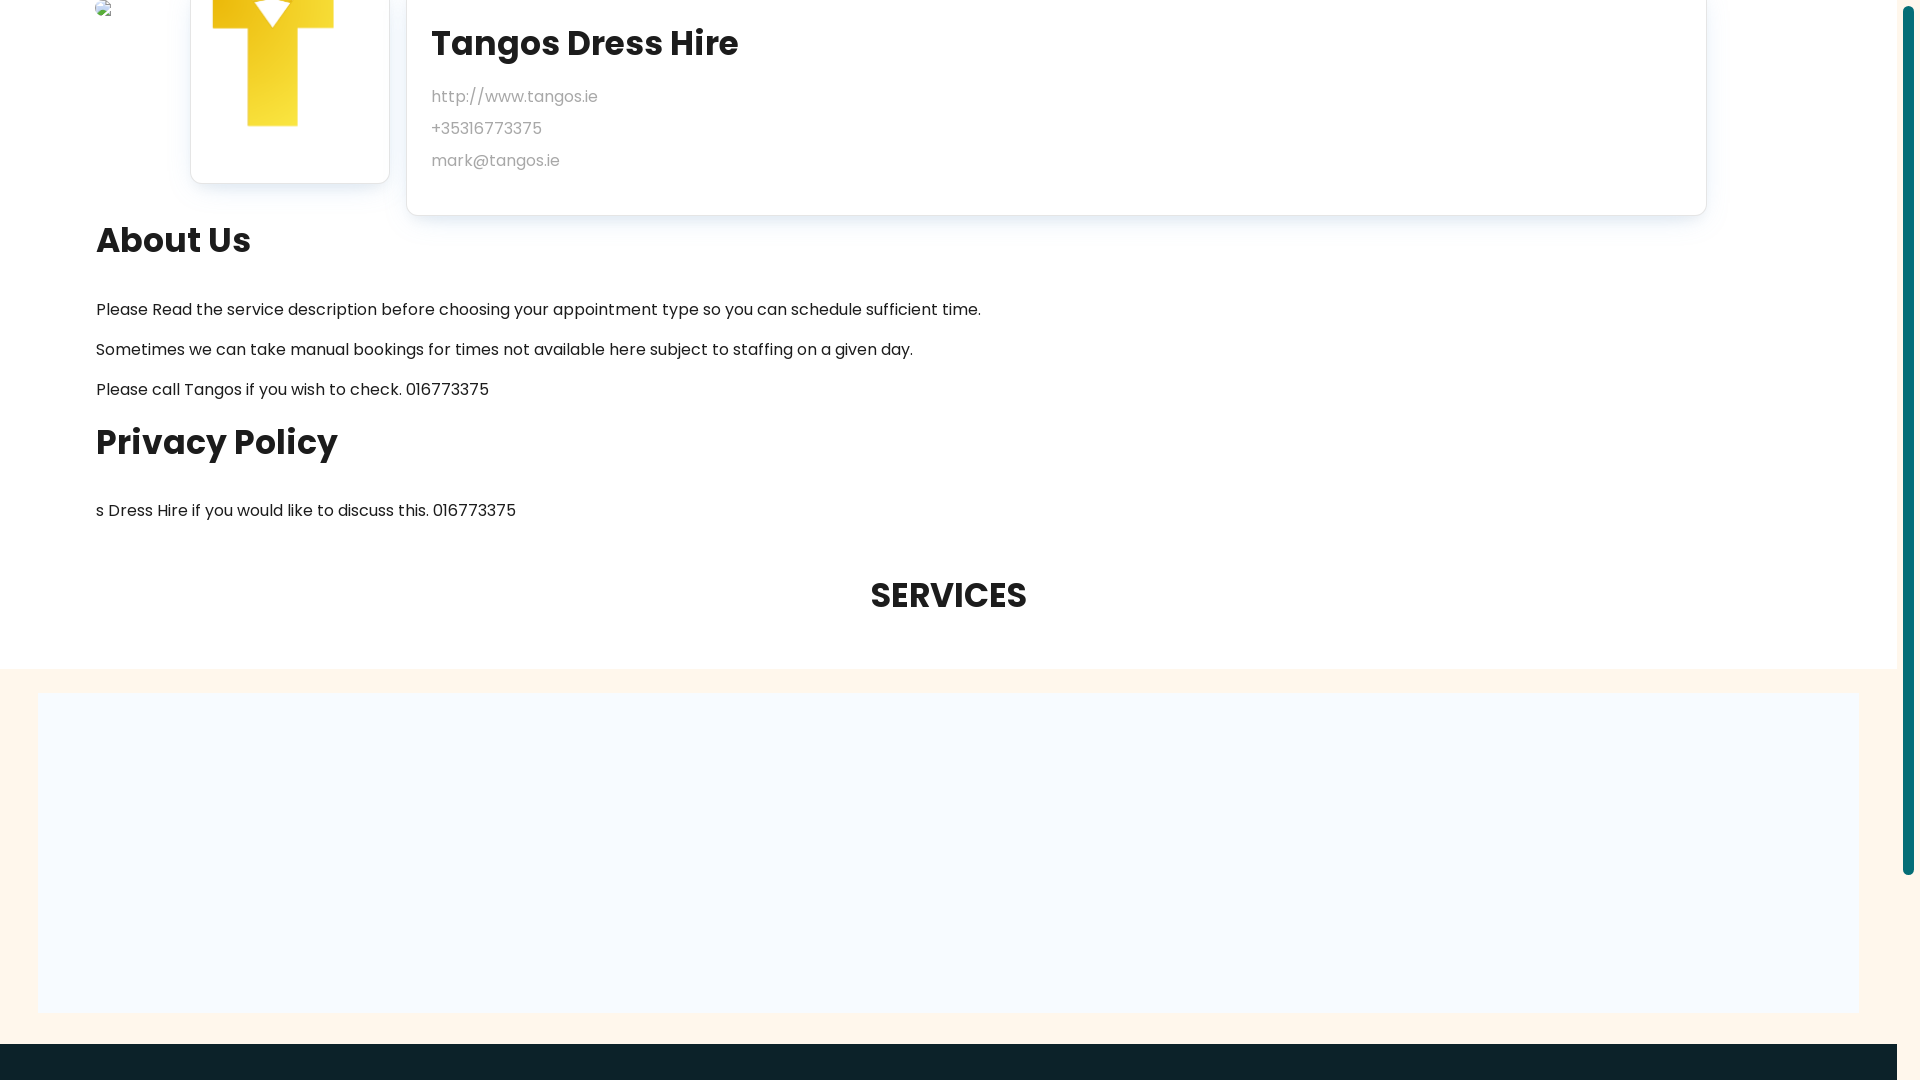 This screenshot has width=1920, height=1080. Describe the element at coordinates (514, 160) in the screenshot. I see `'mark@tangos.ie'` at that location.